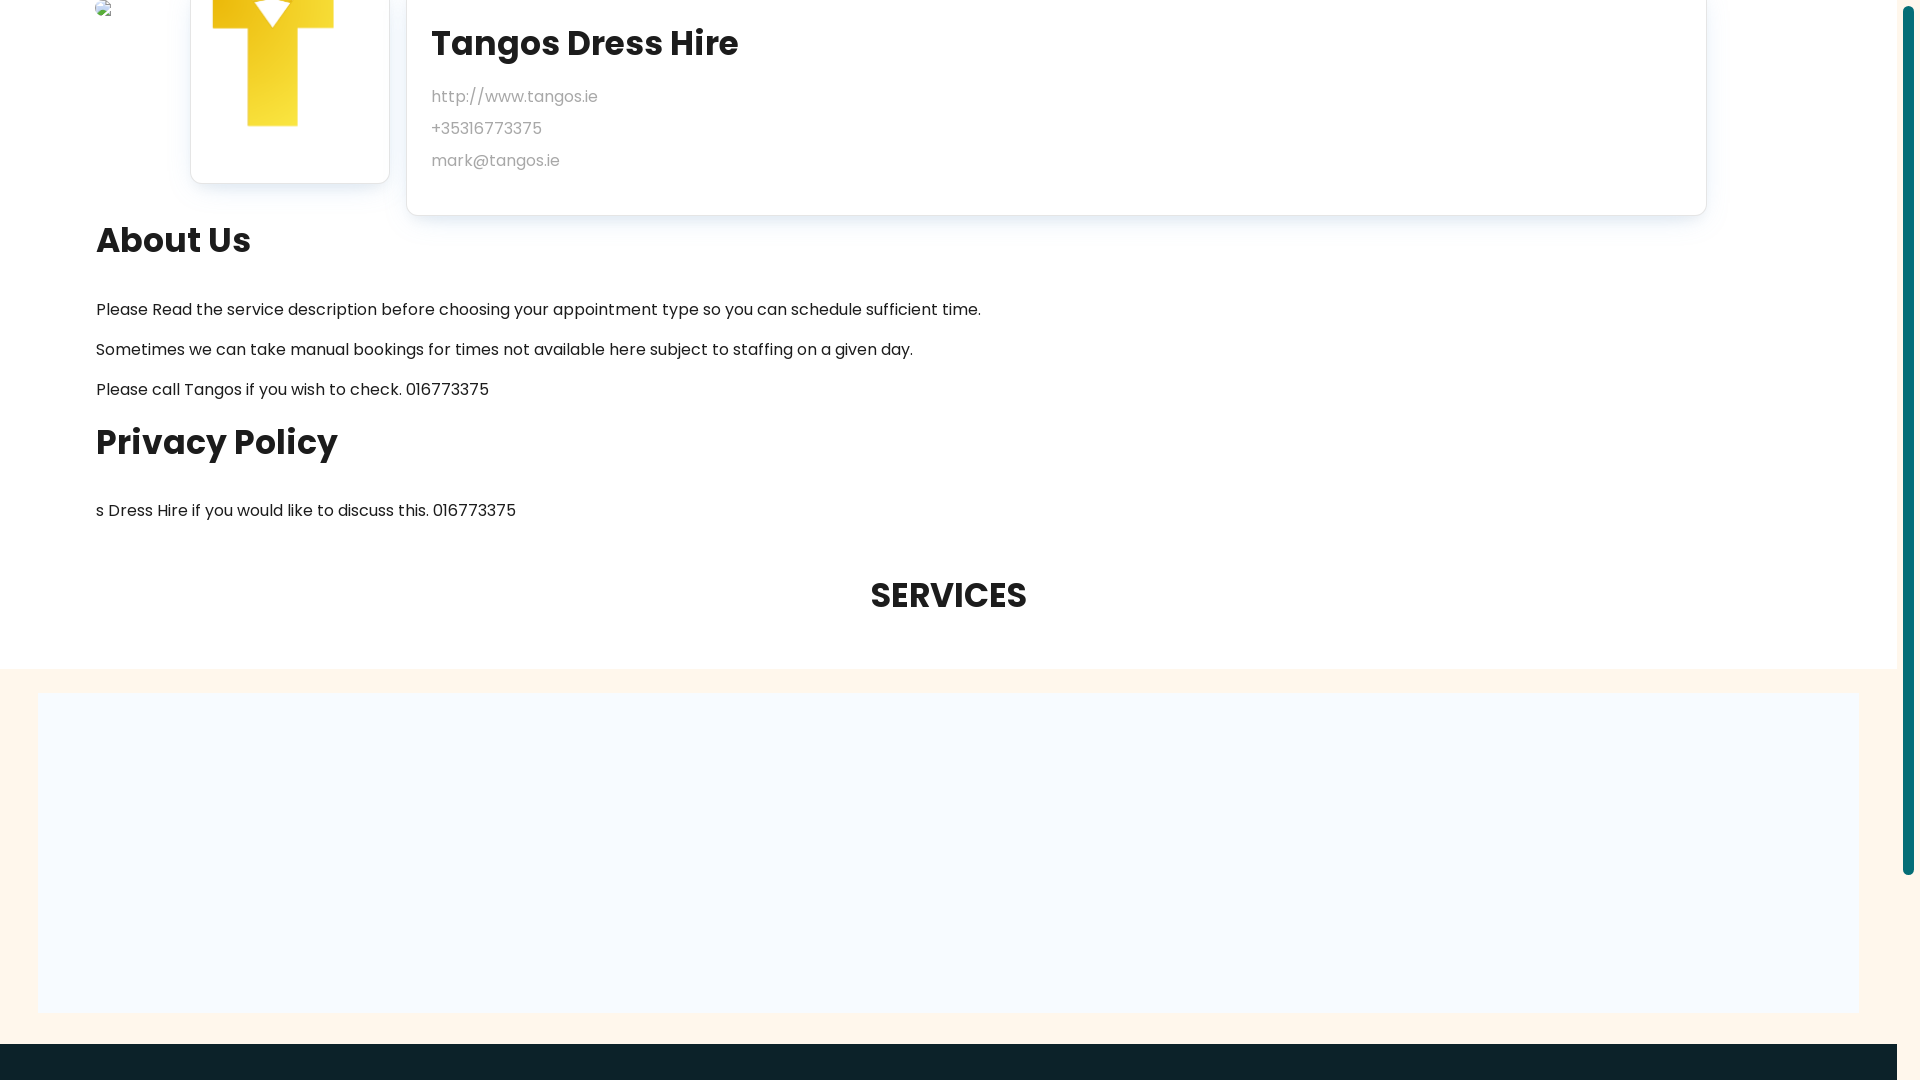 This screenshot has width=1920, height=1080. Describe the element at coordinates (514, 160) in the screenshot. I see `'mark@tangos.ie'` at that location.